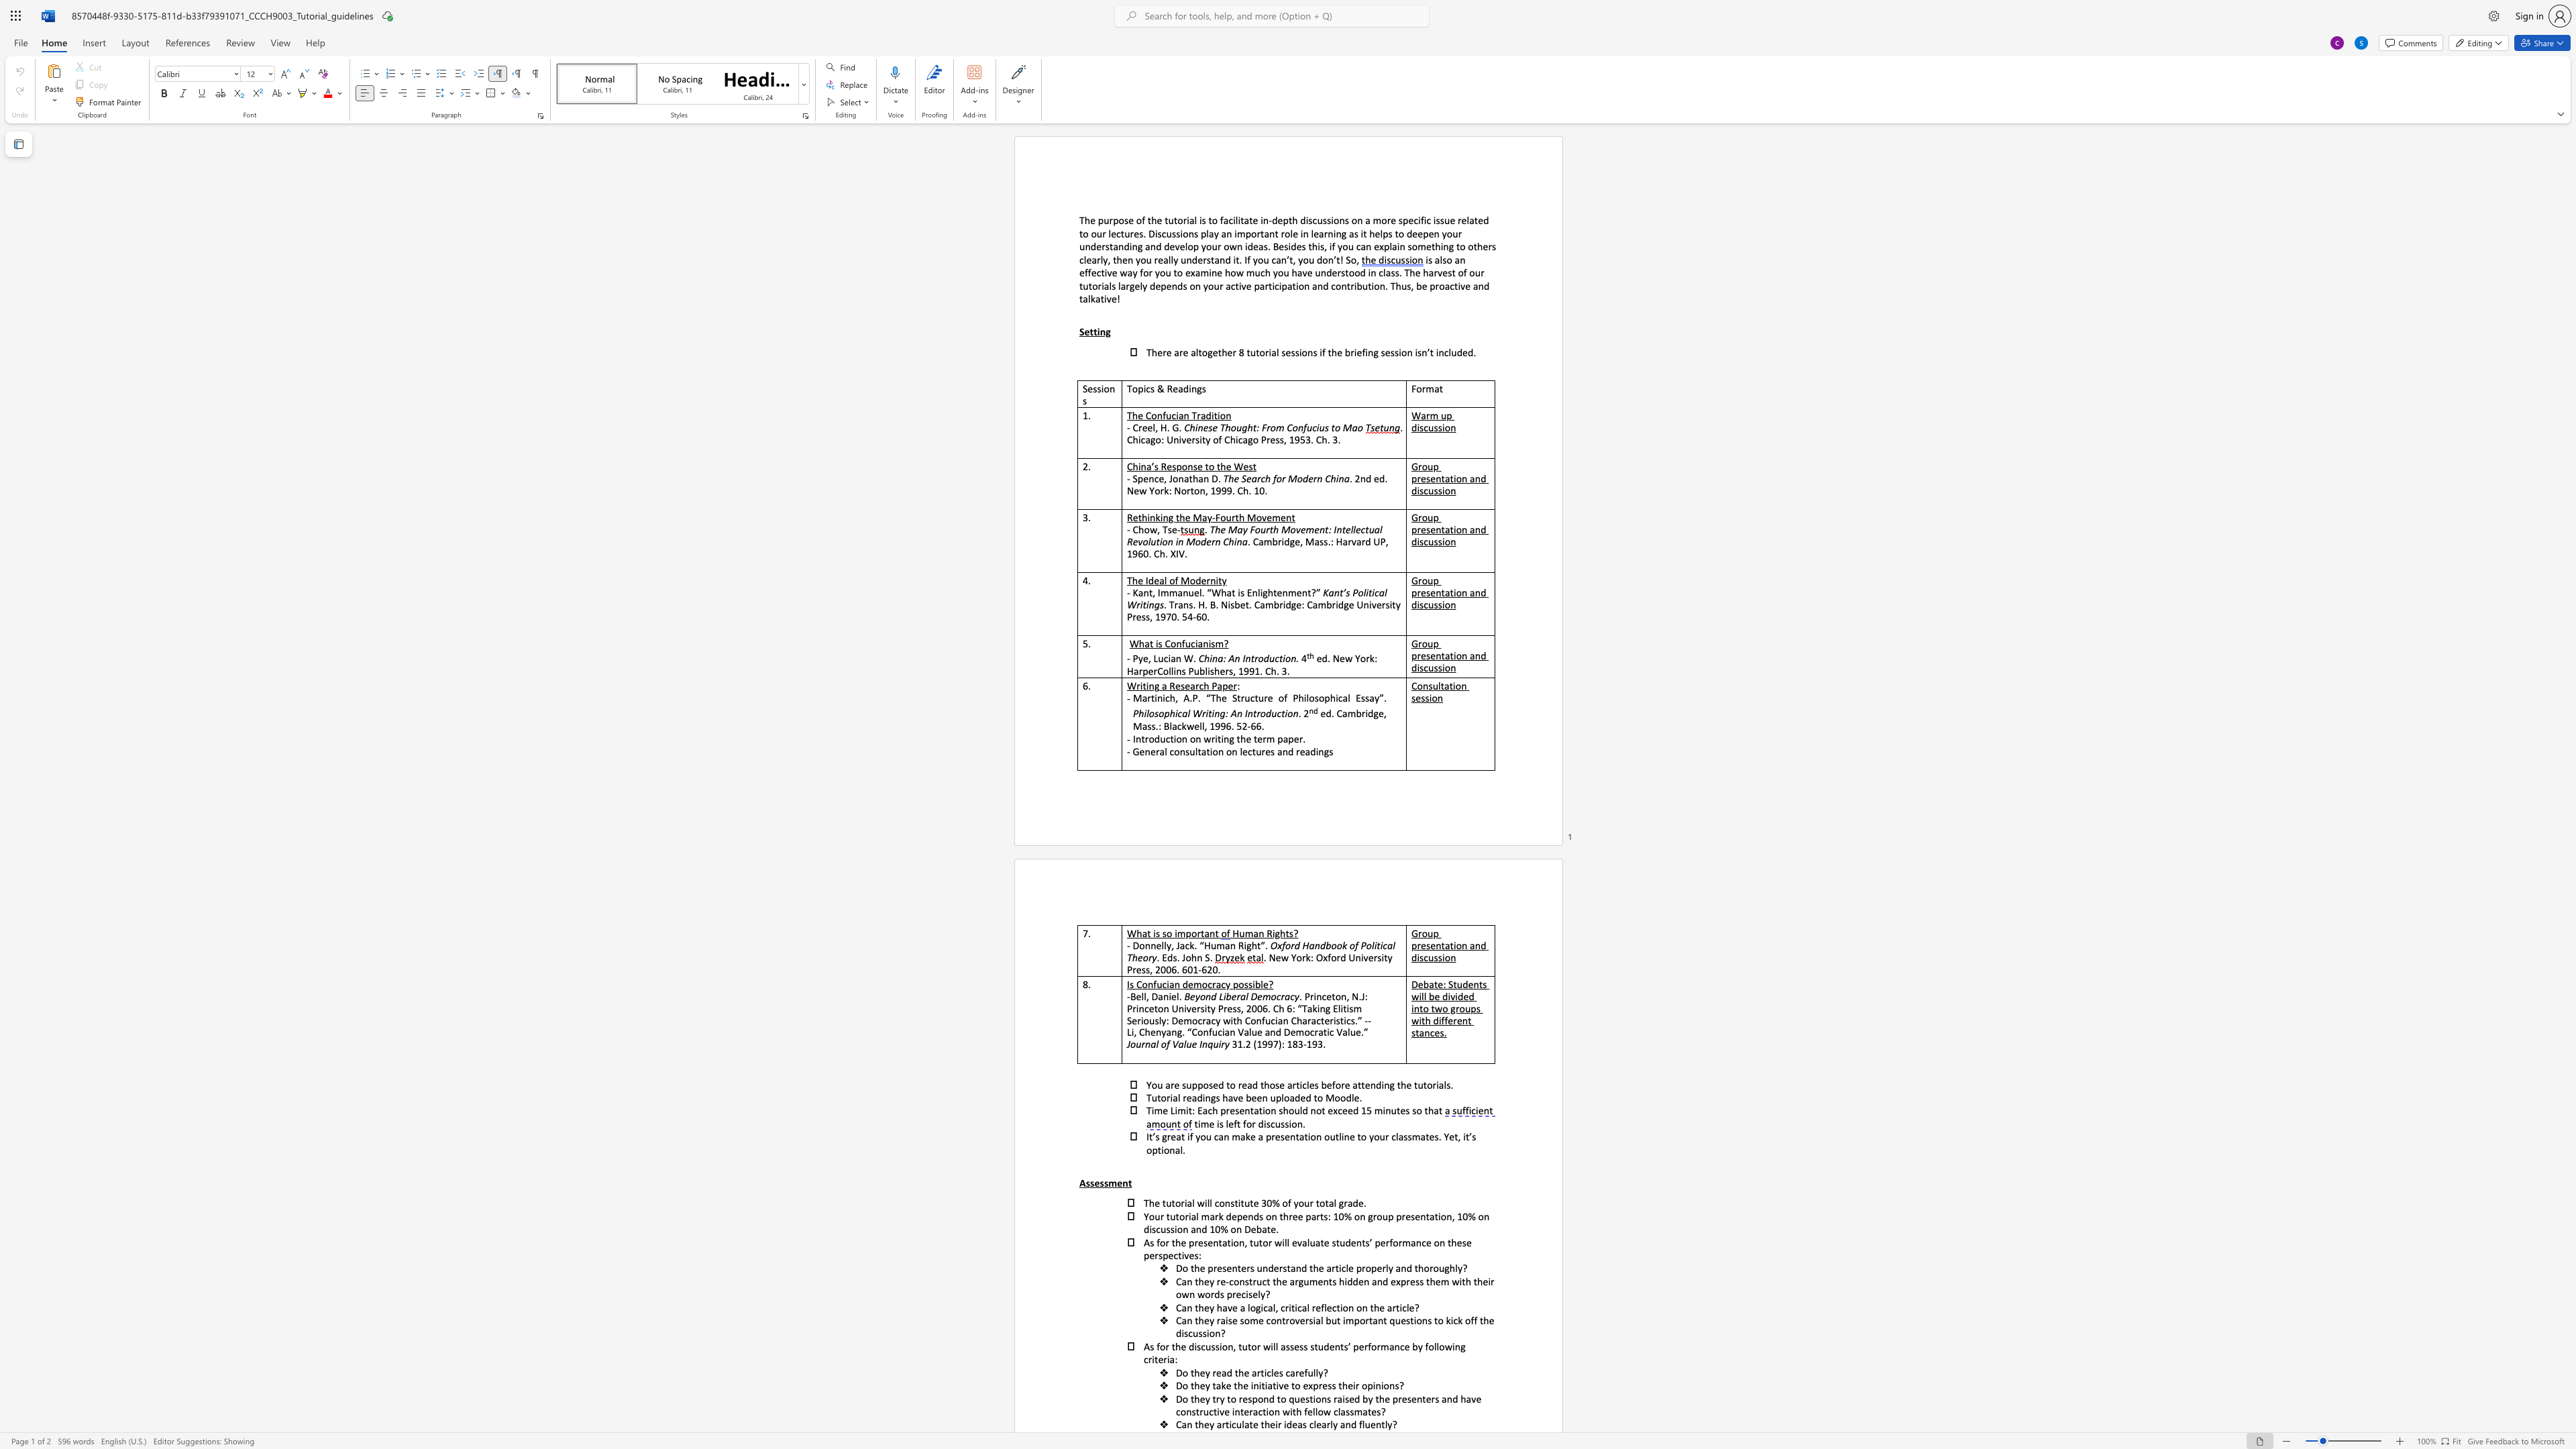 The height and width of the screenshot is (1449, 2576). I want to click on the subset text "he" within the text "The tutorial will", so click(1148, 1203).